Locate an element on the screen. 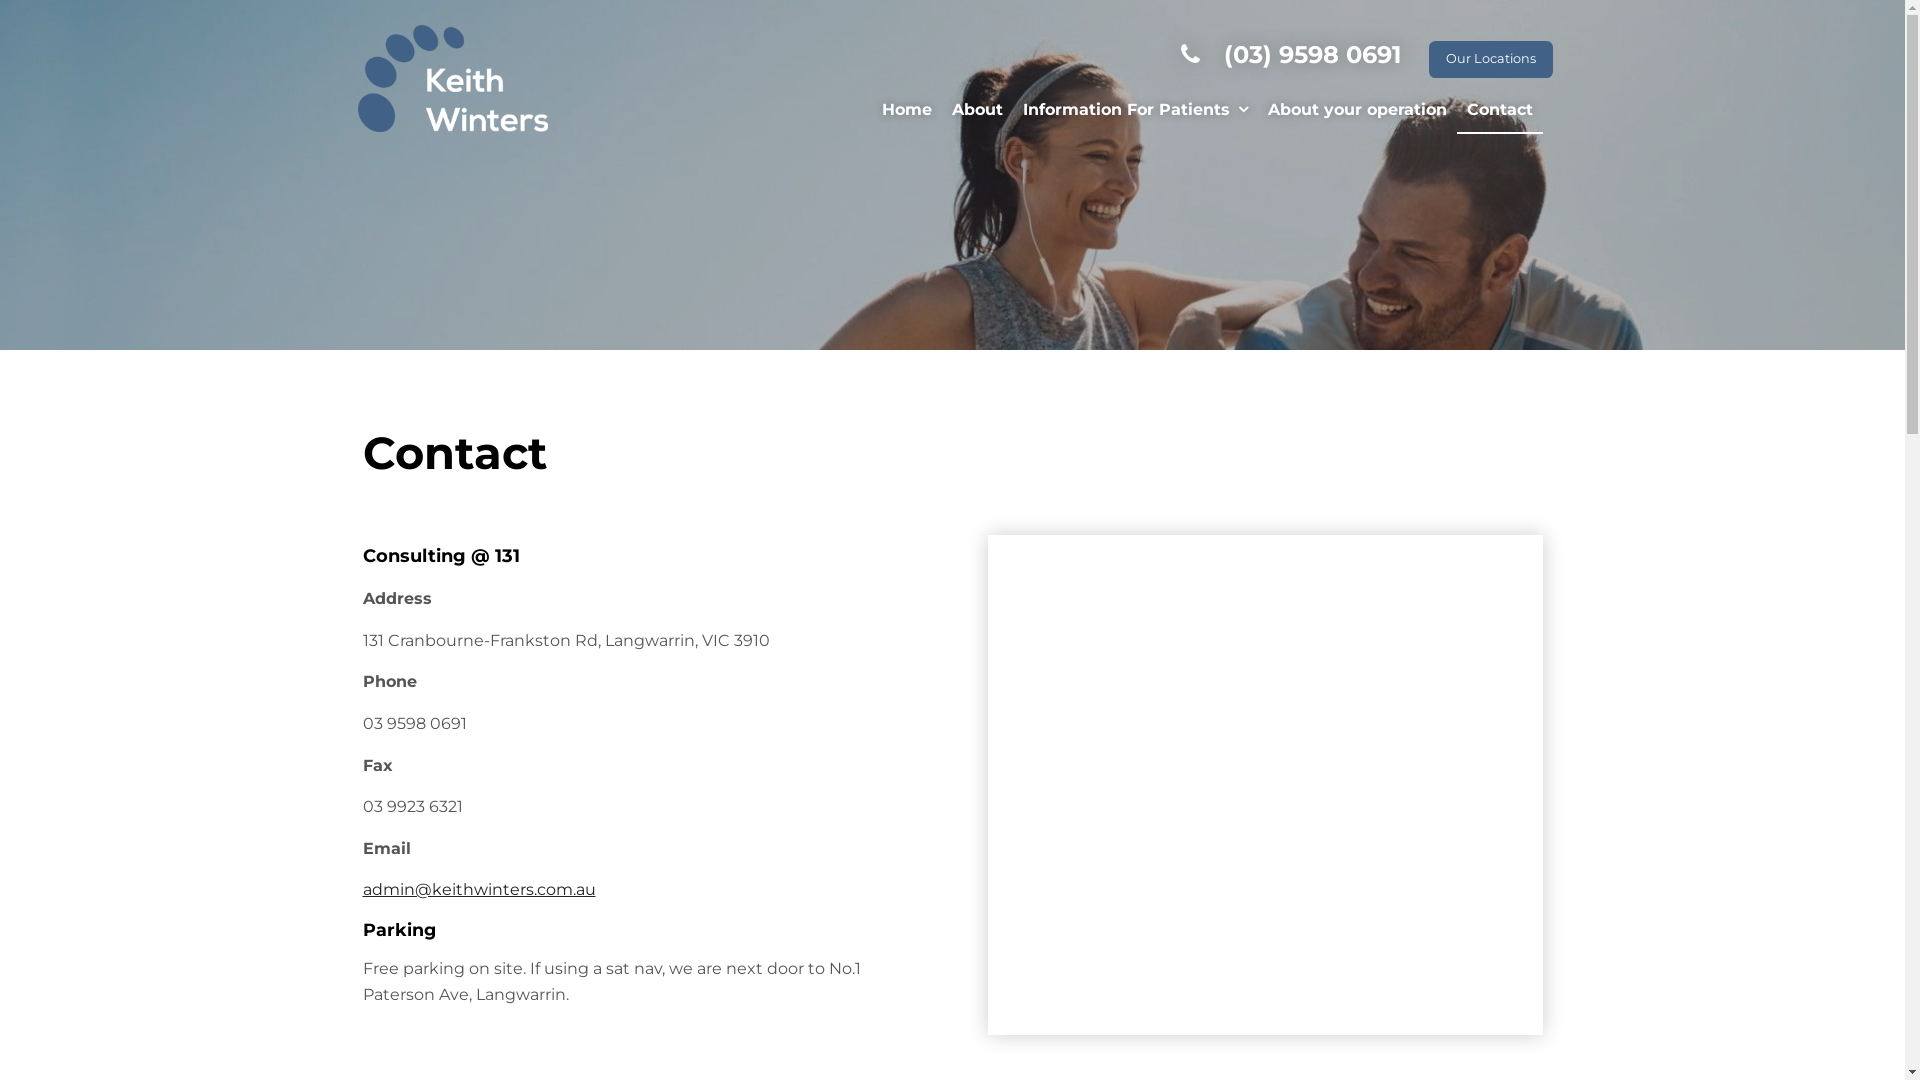  'Home' is located at coordinates (906, 111).